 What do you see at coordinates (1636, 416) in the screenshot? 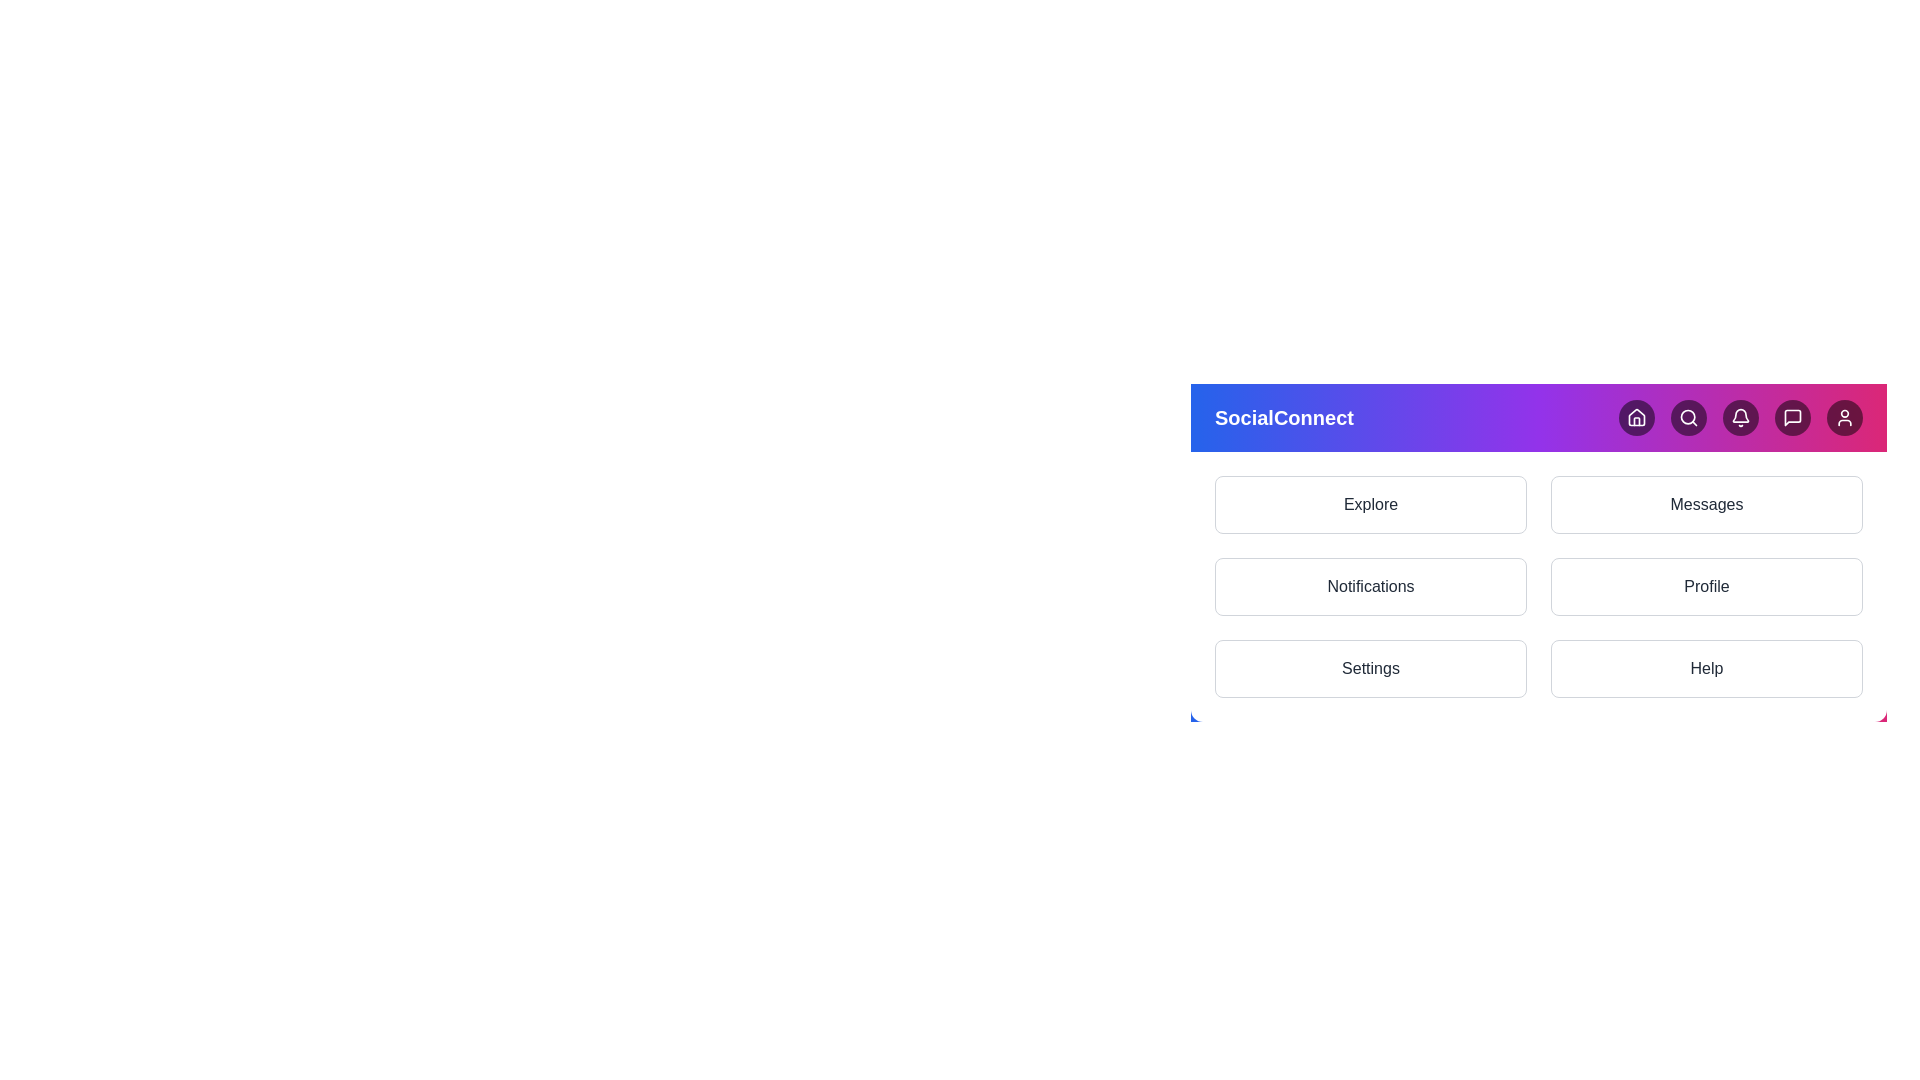
I see `the button with the icon Home to observe the hover effect` at bounding box center [1636, 416].